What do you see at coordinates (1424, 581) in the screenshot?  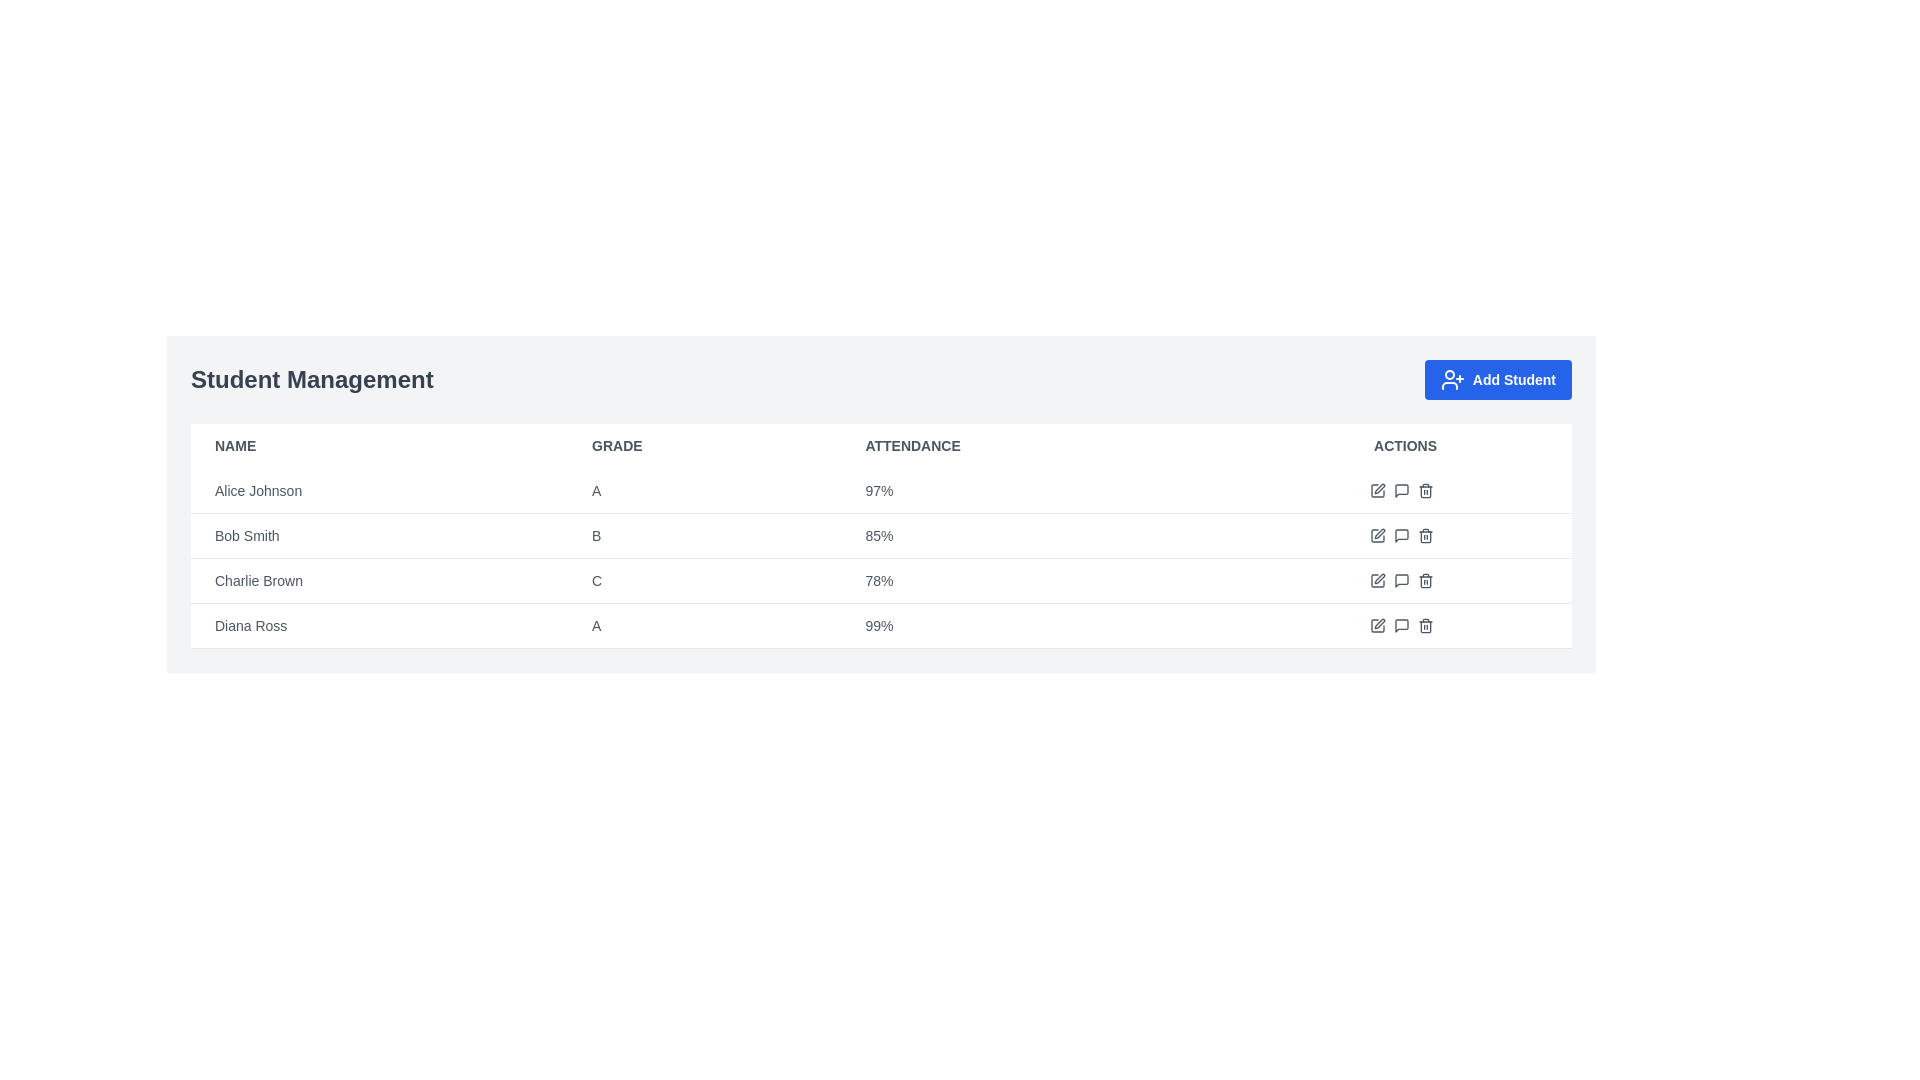 I see `the trash can icon in the 'Actions' column for the data entity 'Charlie Brown'` at bounding box center [1424, 581].